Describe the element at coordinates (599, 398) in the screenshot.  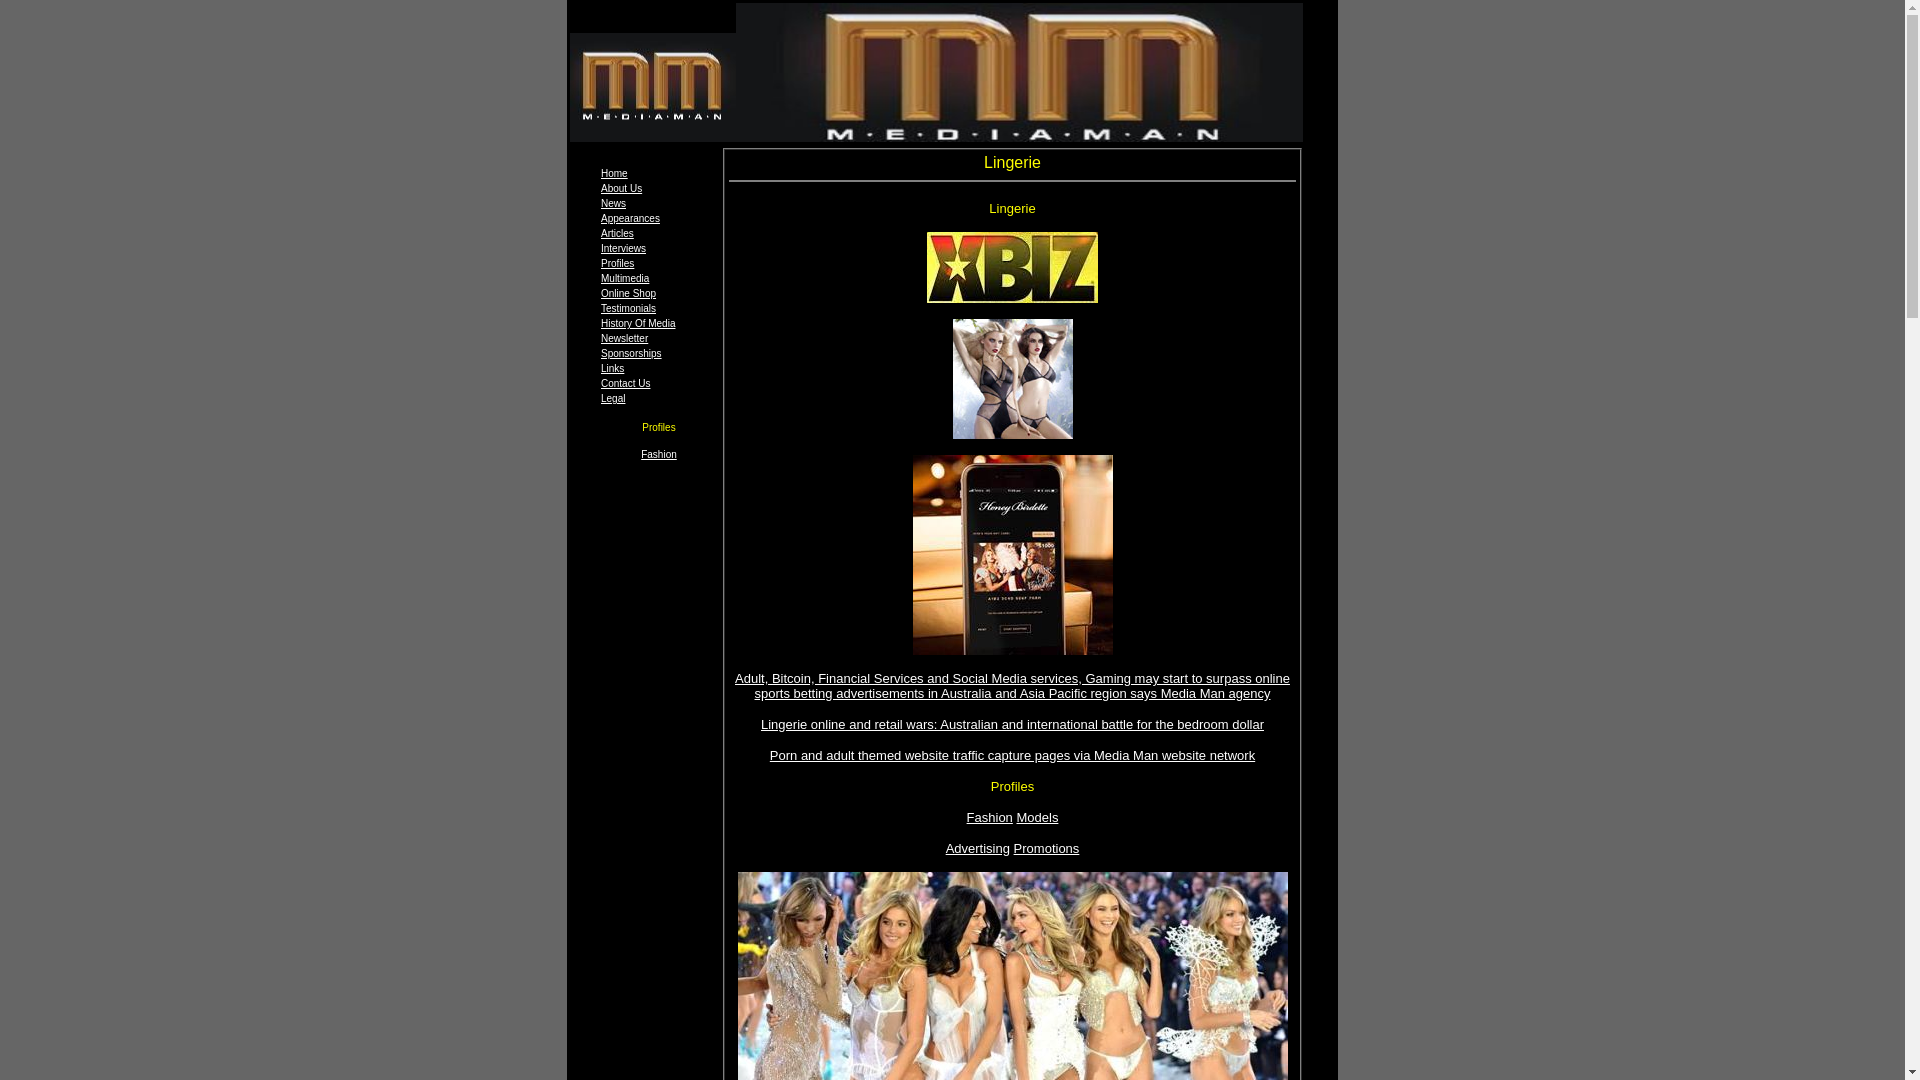
I see `'Legal'` at that location.